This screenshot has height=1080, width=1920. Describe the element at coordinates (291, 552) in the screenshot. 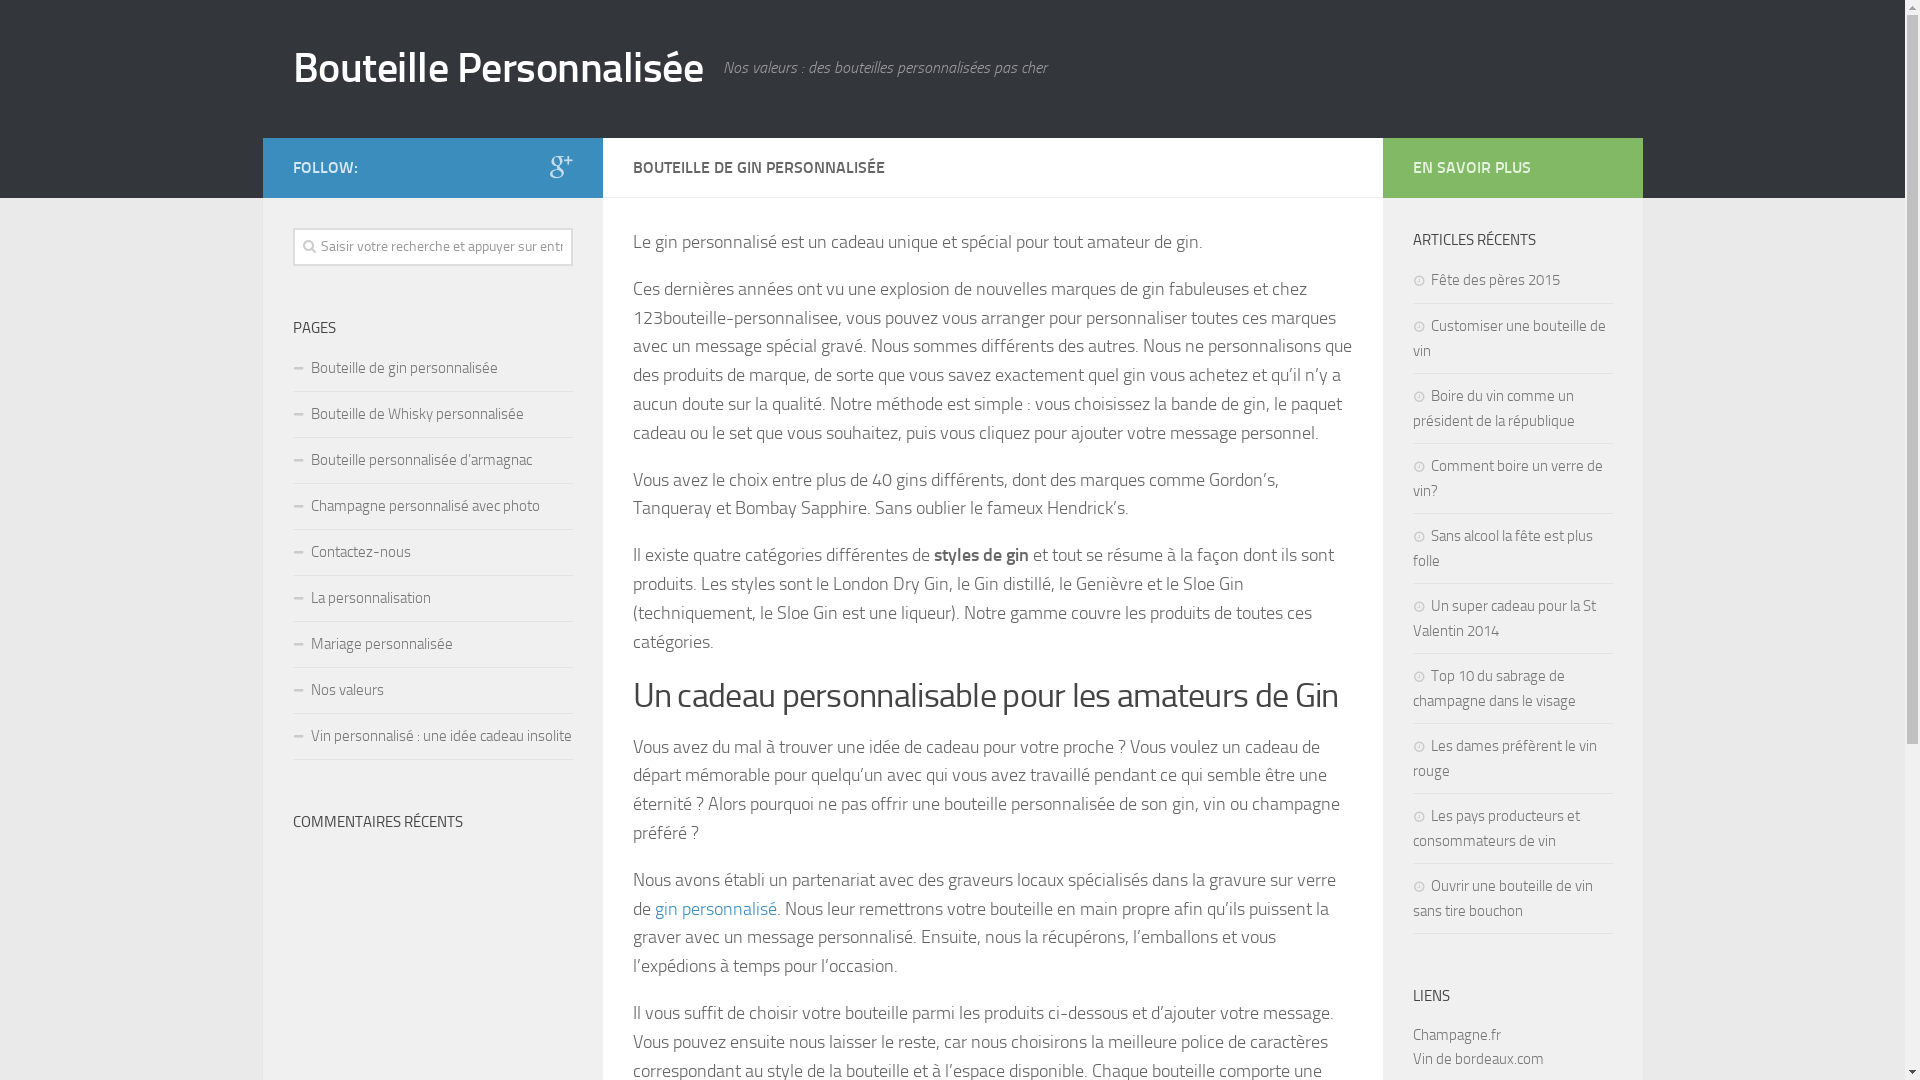

I see `'Contactez-nous'` at that location.